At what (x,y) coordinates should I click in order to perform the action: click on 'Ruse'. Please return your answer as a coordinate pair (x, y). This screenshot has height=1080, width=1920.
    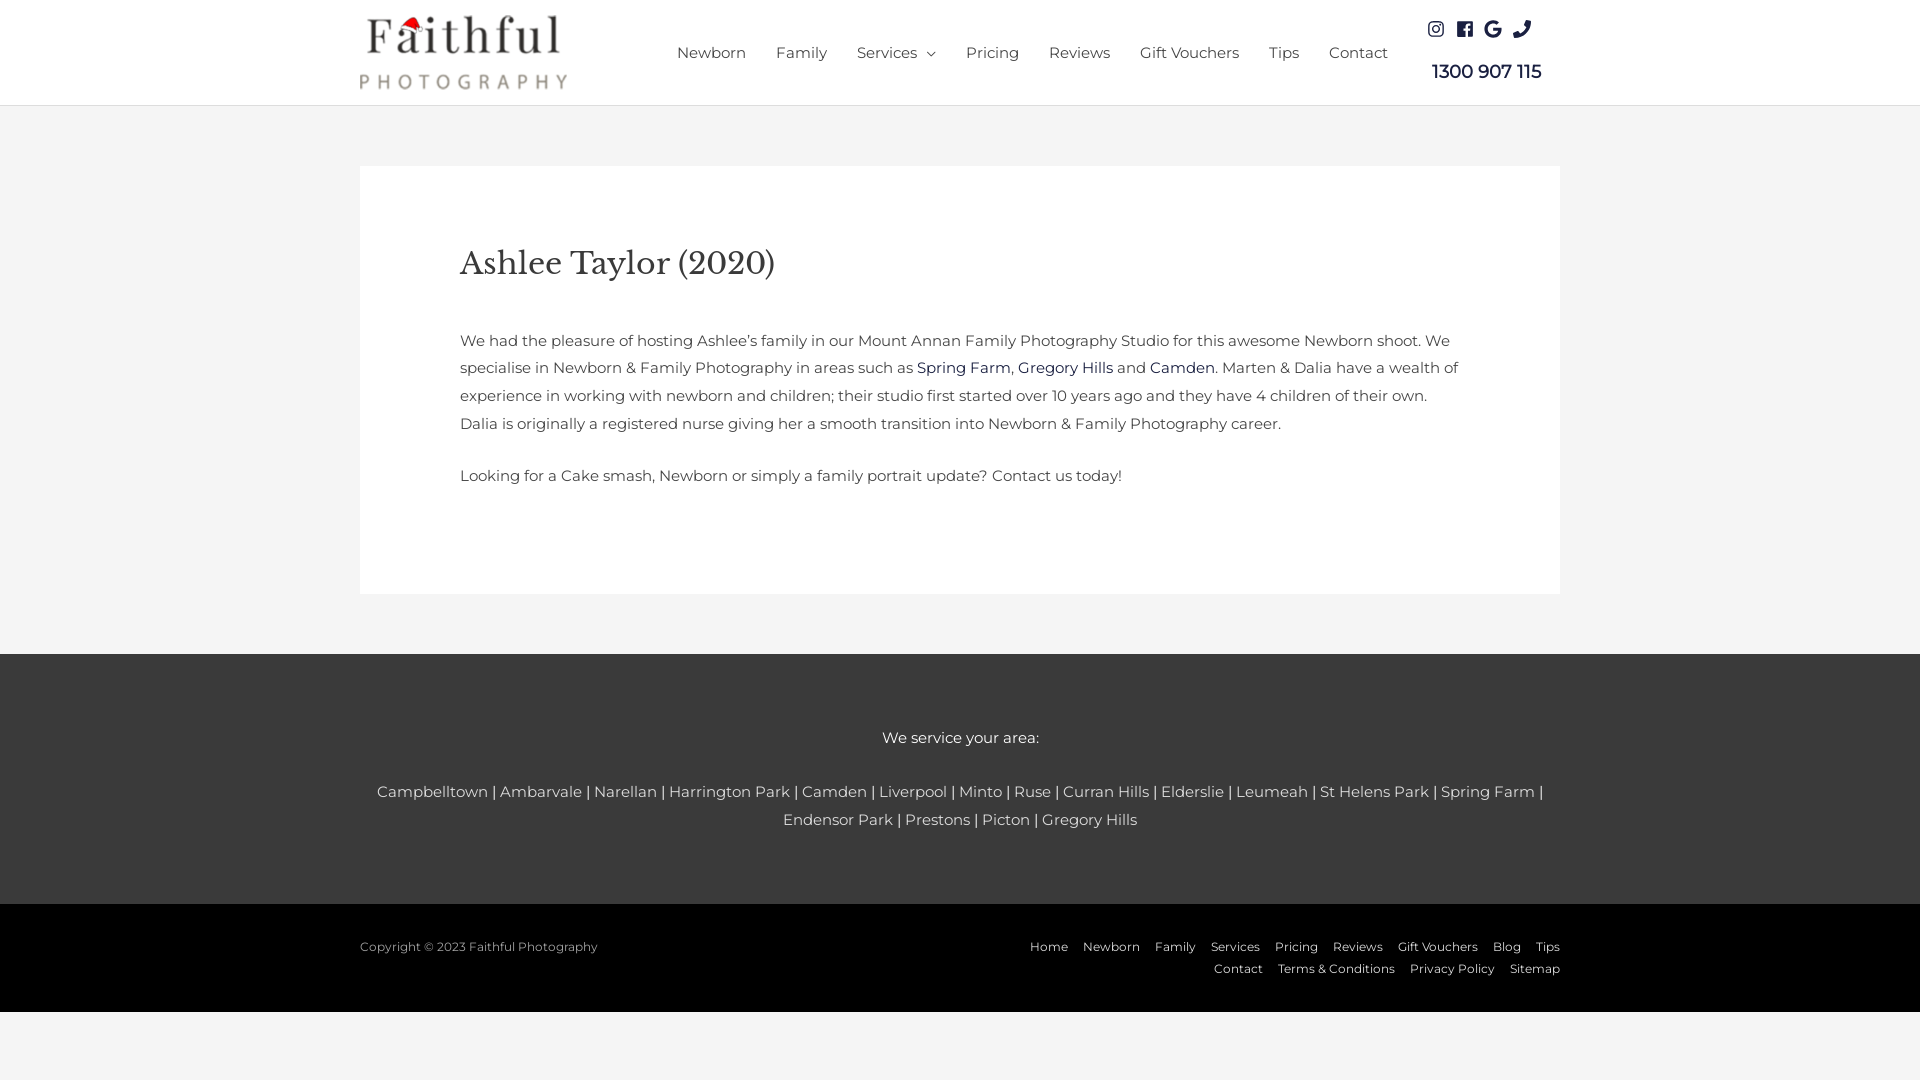
    Looking at the image, I should click on (1032, 790).